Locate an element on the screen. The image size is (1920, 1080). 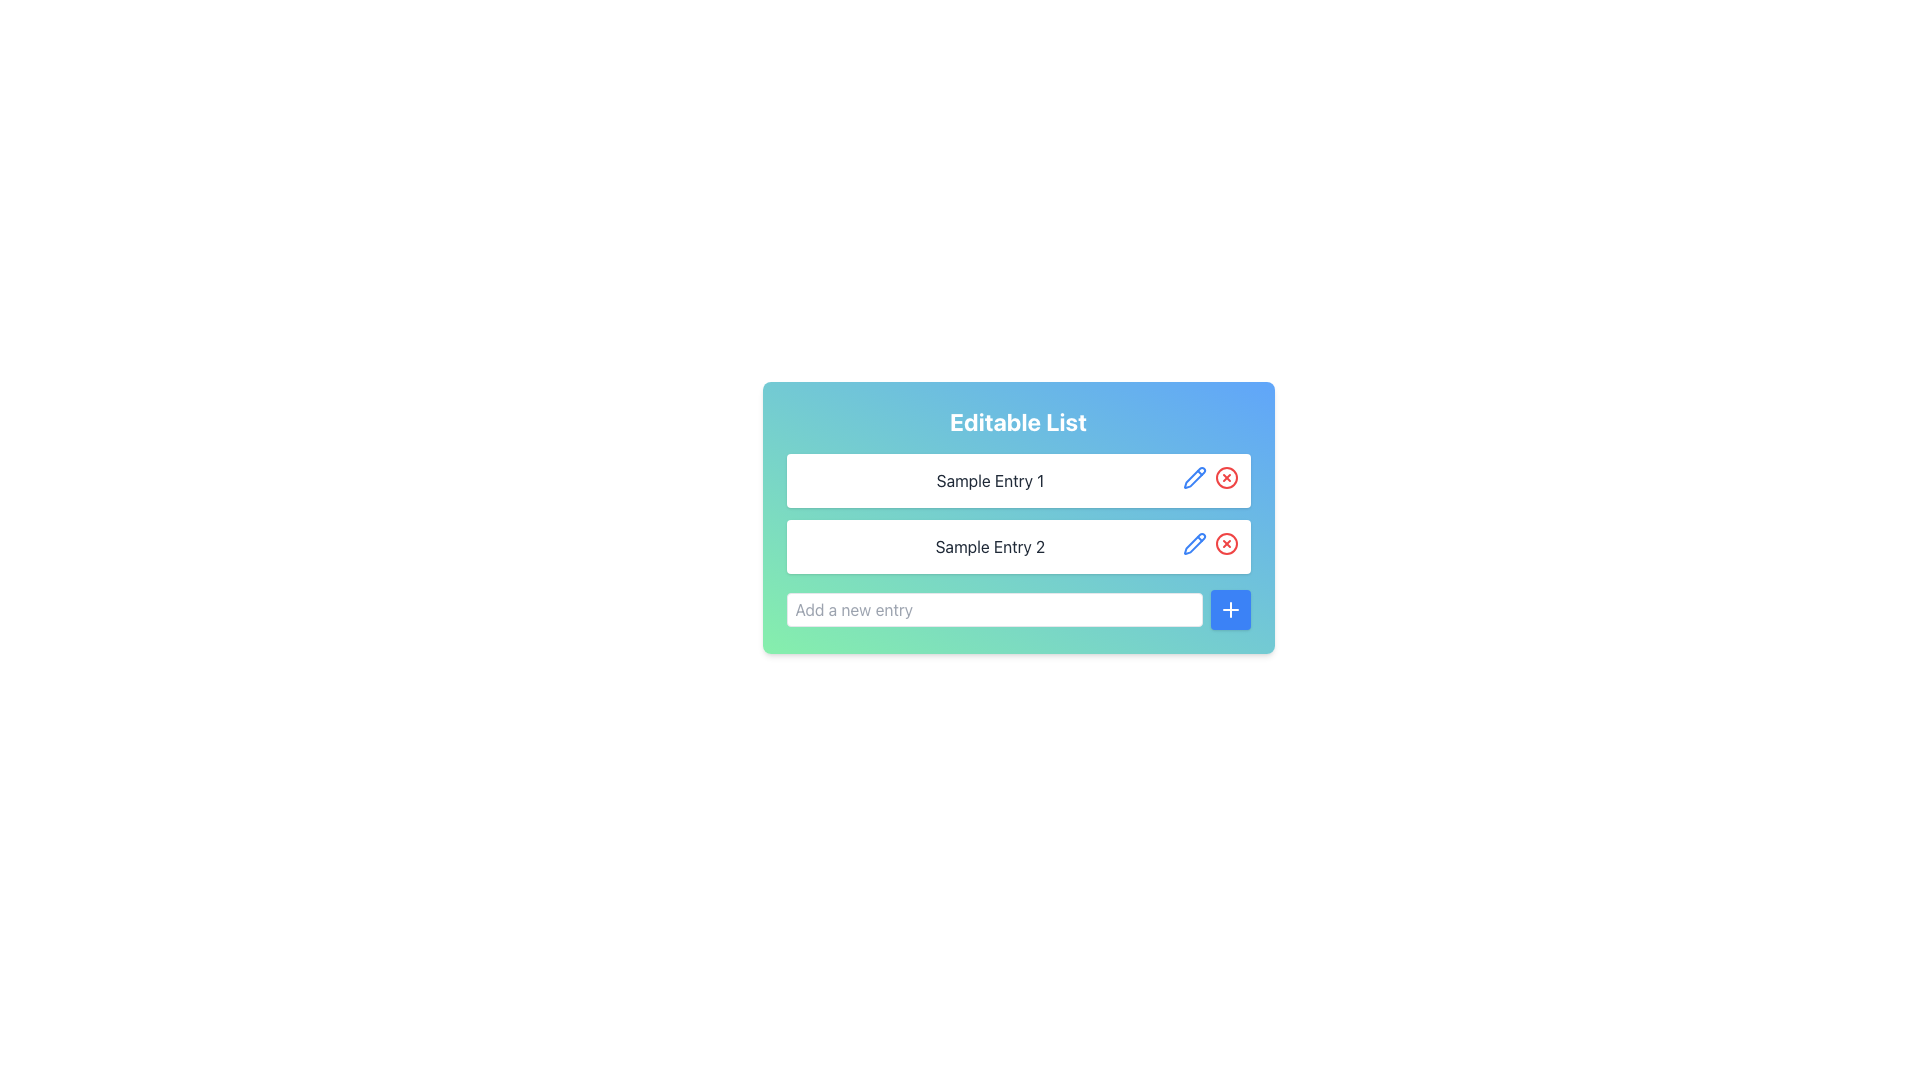
the first item in the vertically stacked list labeled 'Editable List', which allows editing or deleting options is located at coordinates (1018, 481).